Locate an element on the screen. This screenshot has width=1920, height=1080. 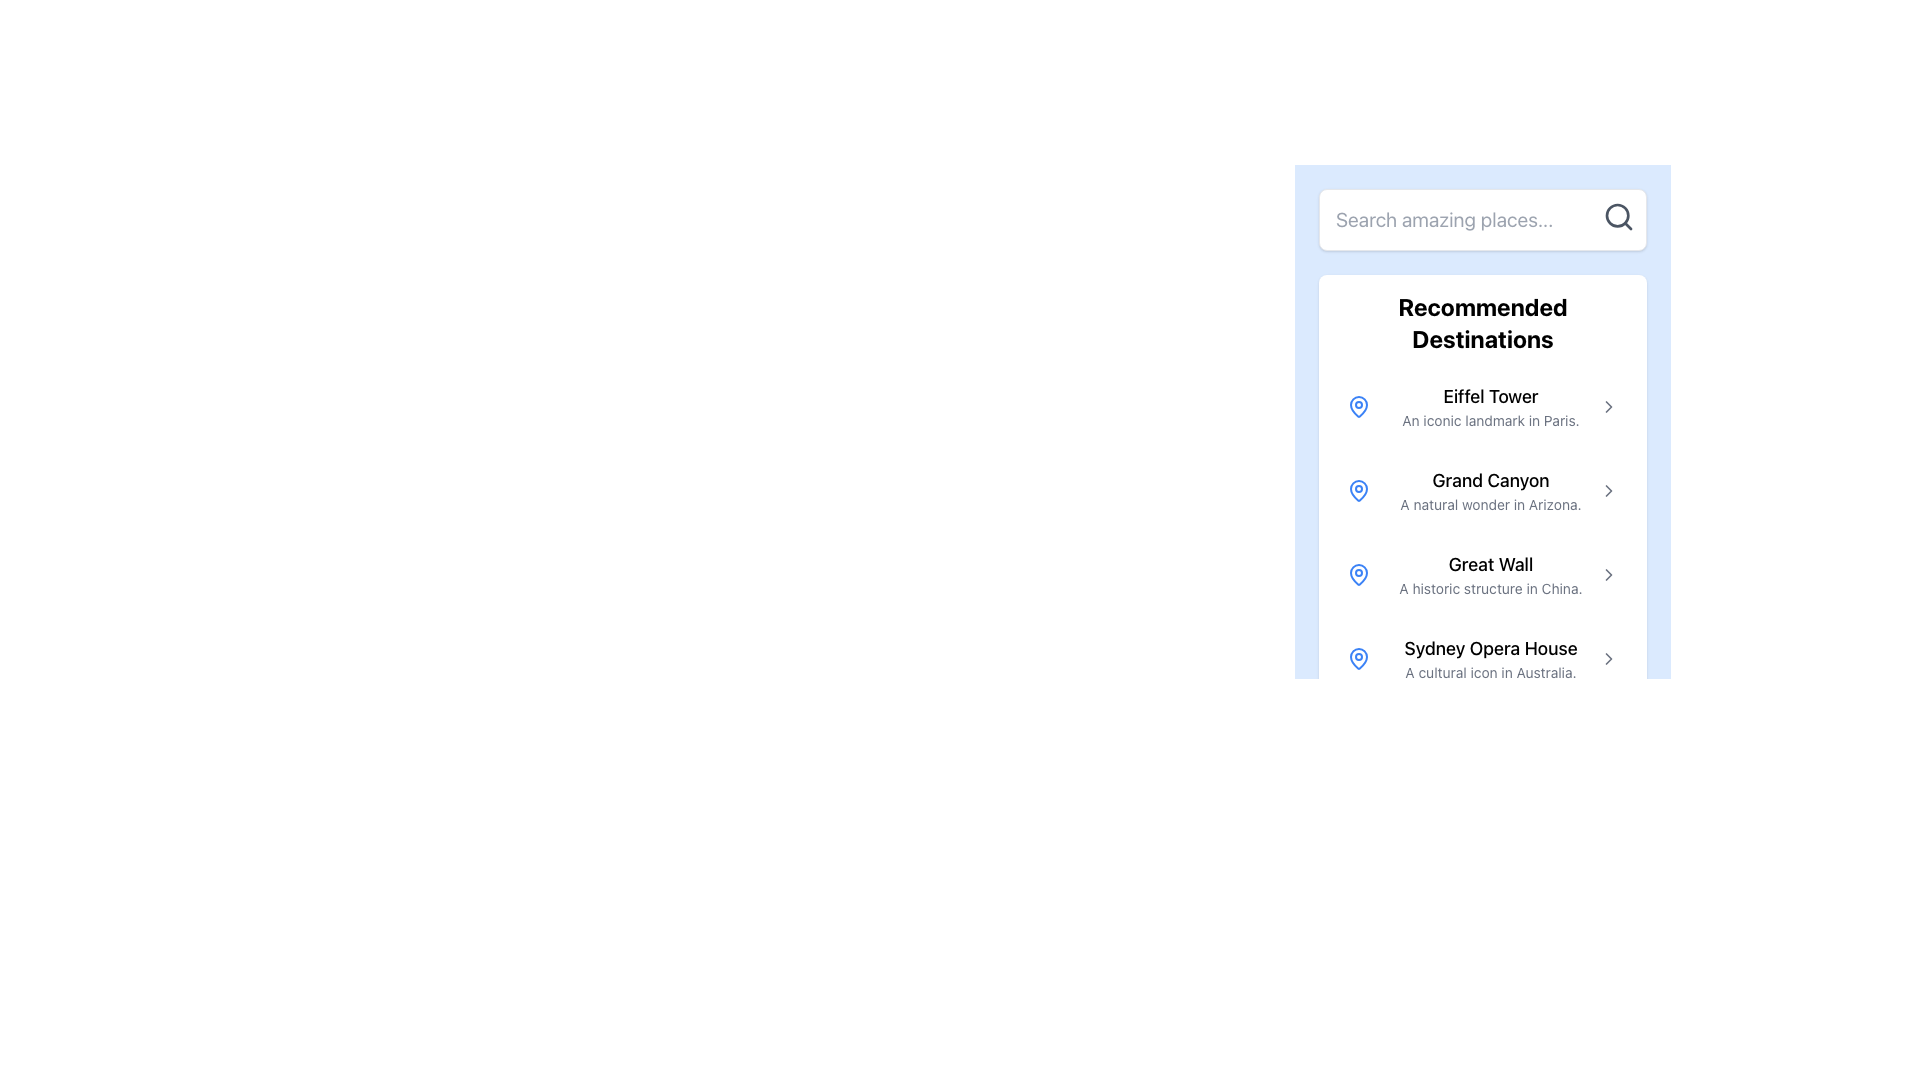
the first item in the navigation list that provides information about the Eiffel Tower is located at coordinates (1483, 406).